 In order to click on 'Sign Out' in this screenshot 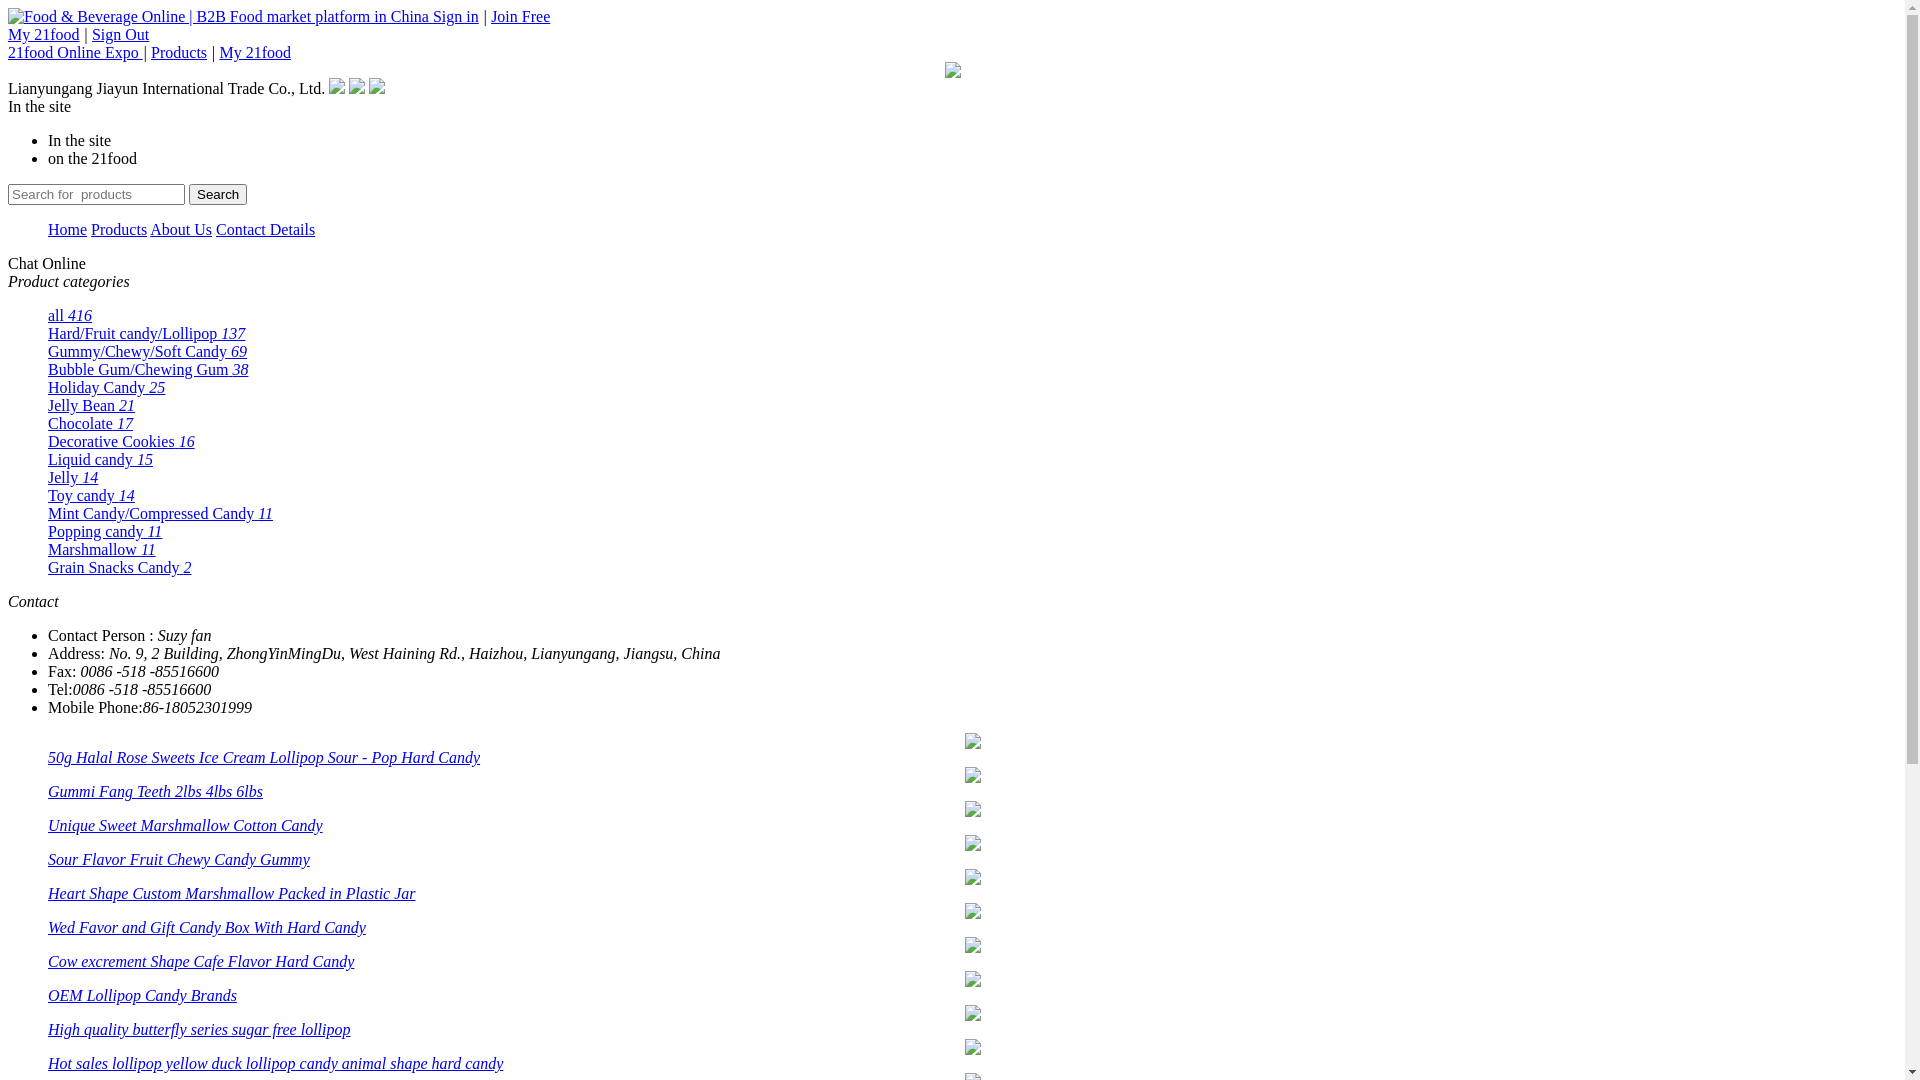, I will do `click(119, 34)`.